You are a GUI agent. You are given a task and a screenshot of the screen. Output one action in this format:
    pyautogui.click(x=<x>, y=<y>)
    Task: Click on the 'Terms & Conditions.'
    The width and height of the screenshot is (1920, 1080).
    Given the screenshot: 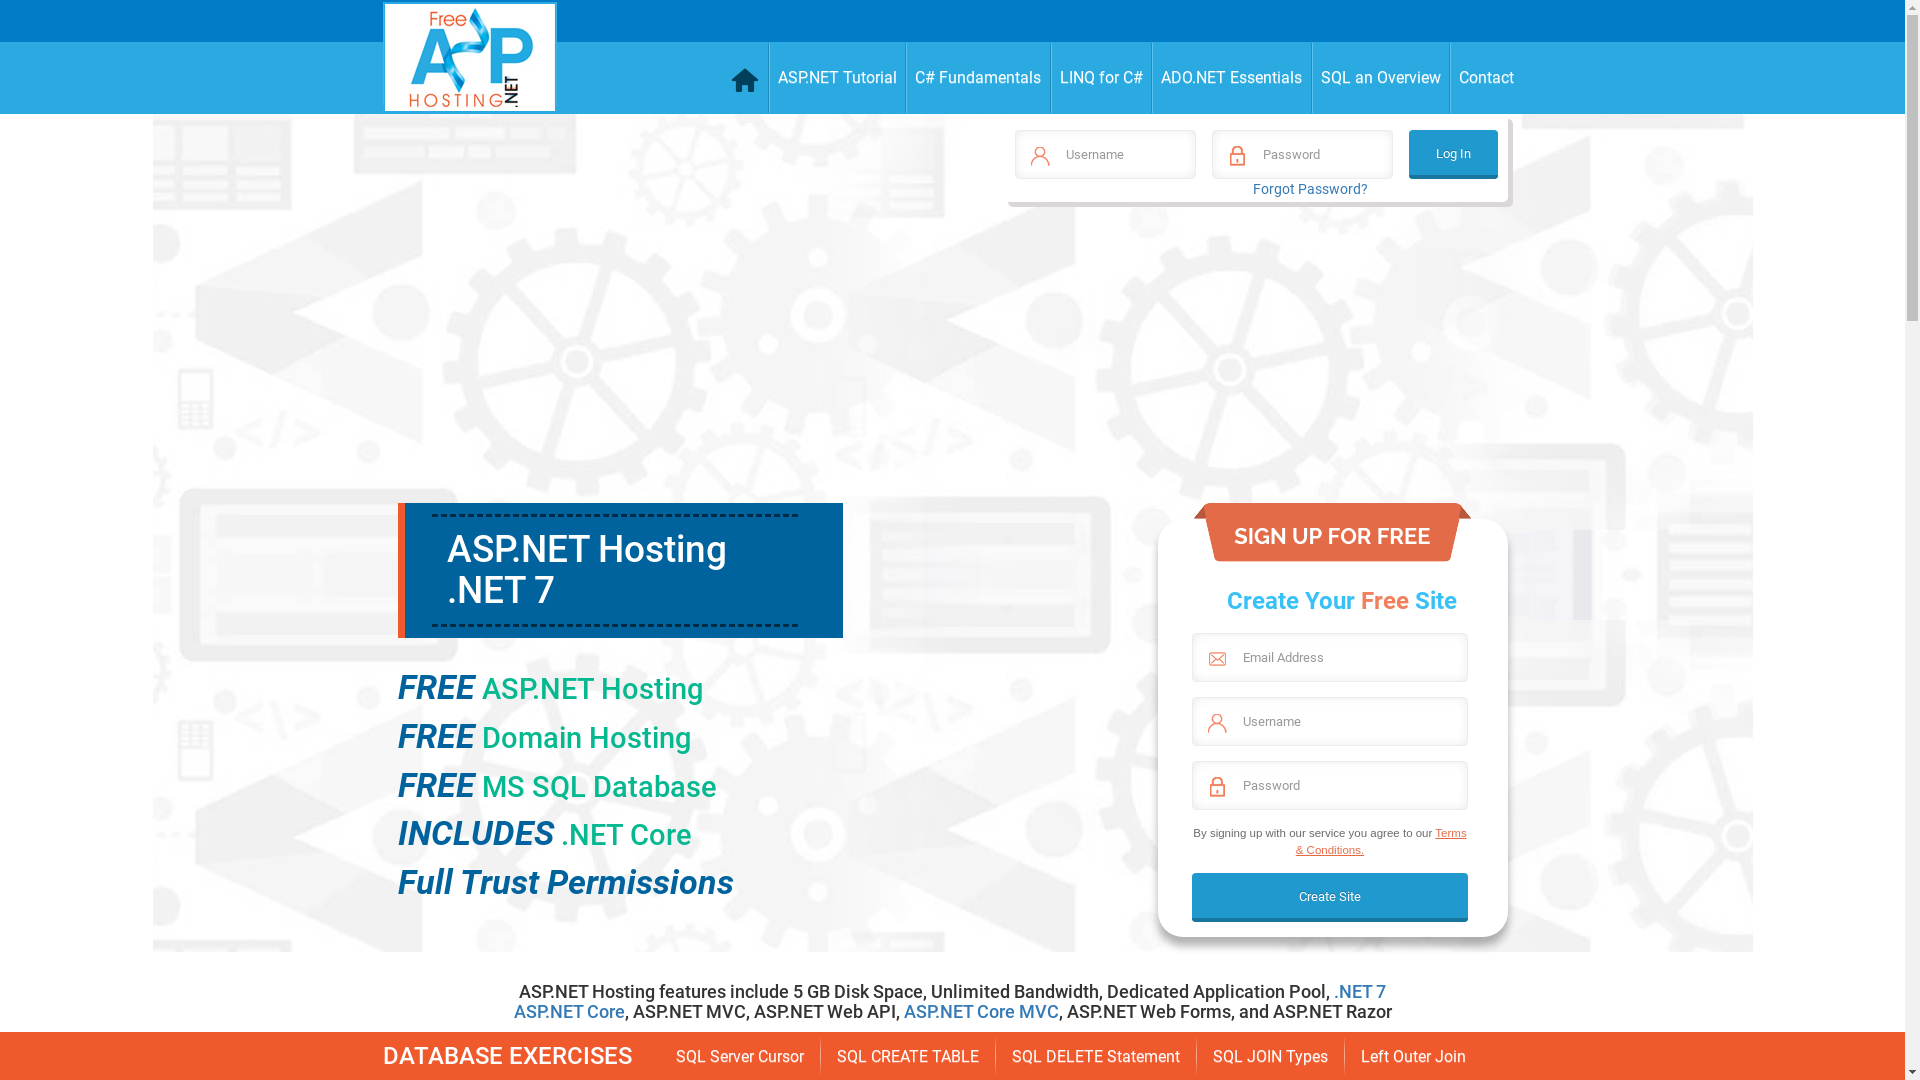 What is the action you would take?
    pyautogui.click(x=1380, y=840)
    